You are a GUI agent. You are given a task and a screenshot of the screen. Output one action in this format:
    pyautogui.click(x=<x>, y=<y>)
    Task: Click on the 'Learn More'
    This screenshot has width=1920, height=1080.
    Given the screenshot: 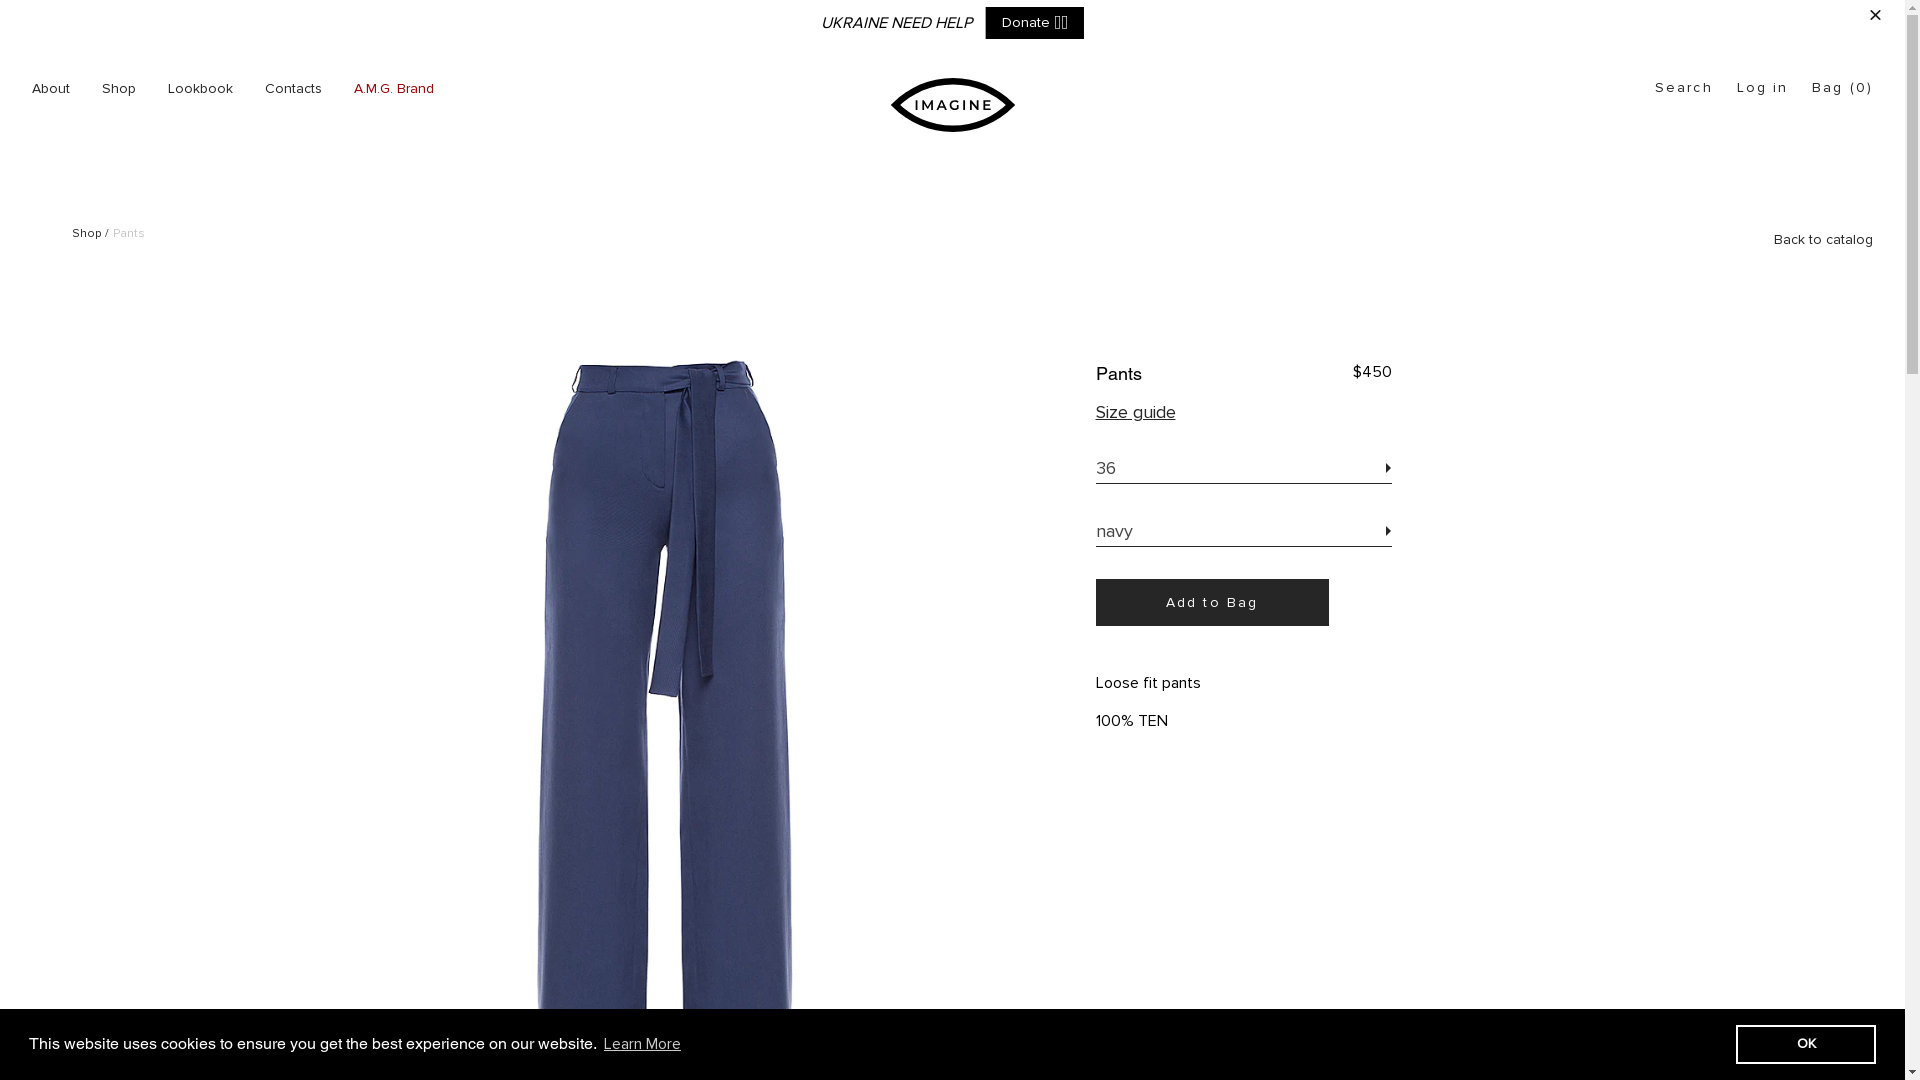 What is the action you would take?
    pyautogui.click(x=642, y=1043)
    